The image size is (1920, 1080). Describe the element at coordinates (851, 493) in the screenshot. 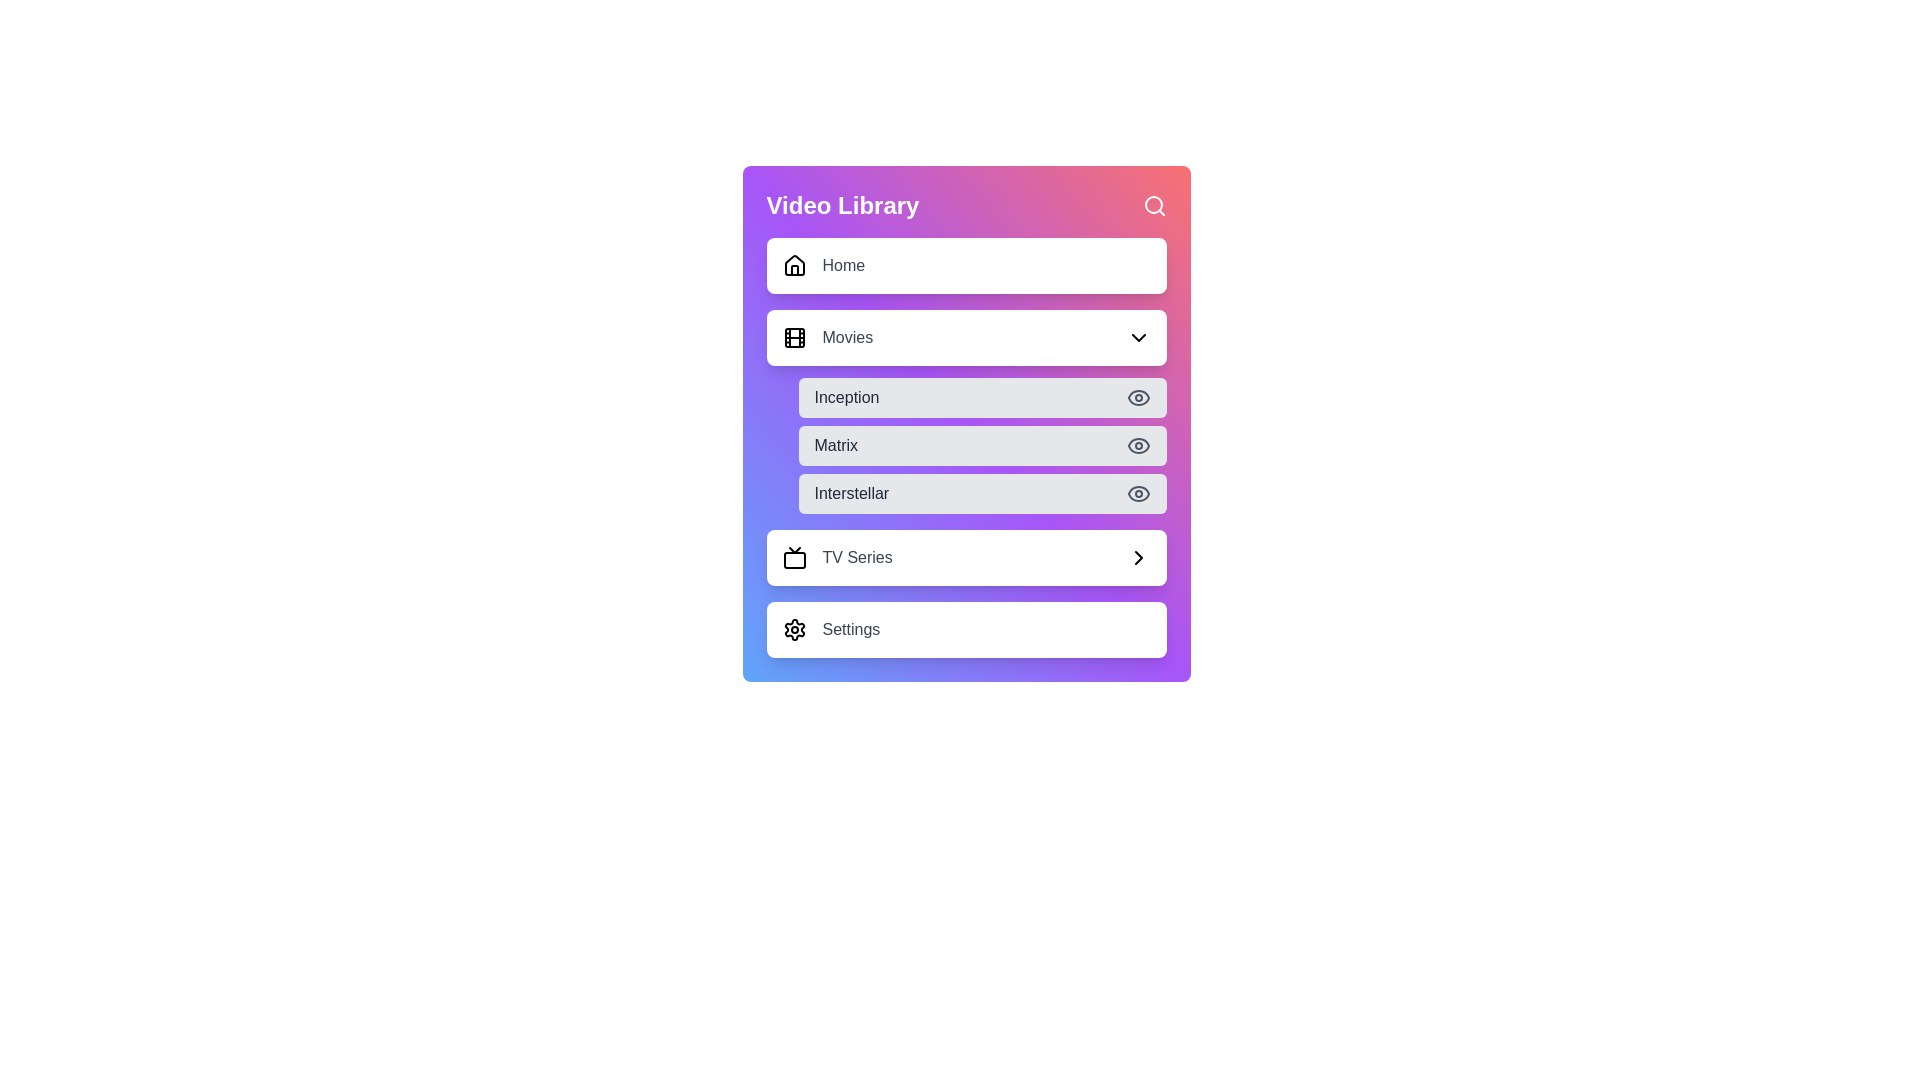

I see `the text label 'Interstellar'` at that location.